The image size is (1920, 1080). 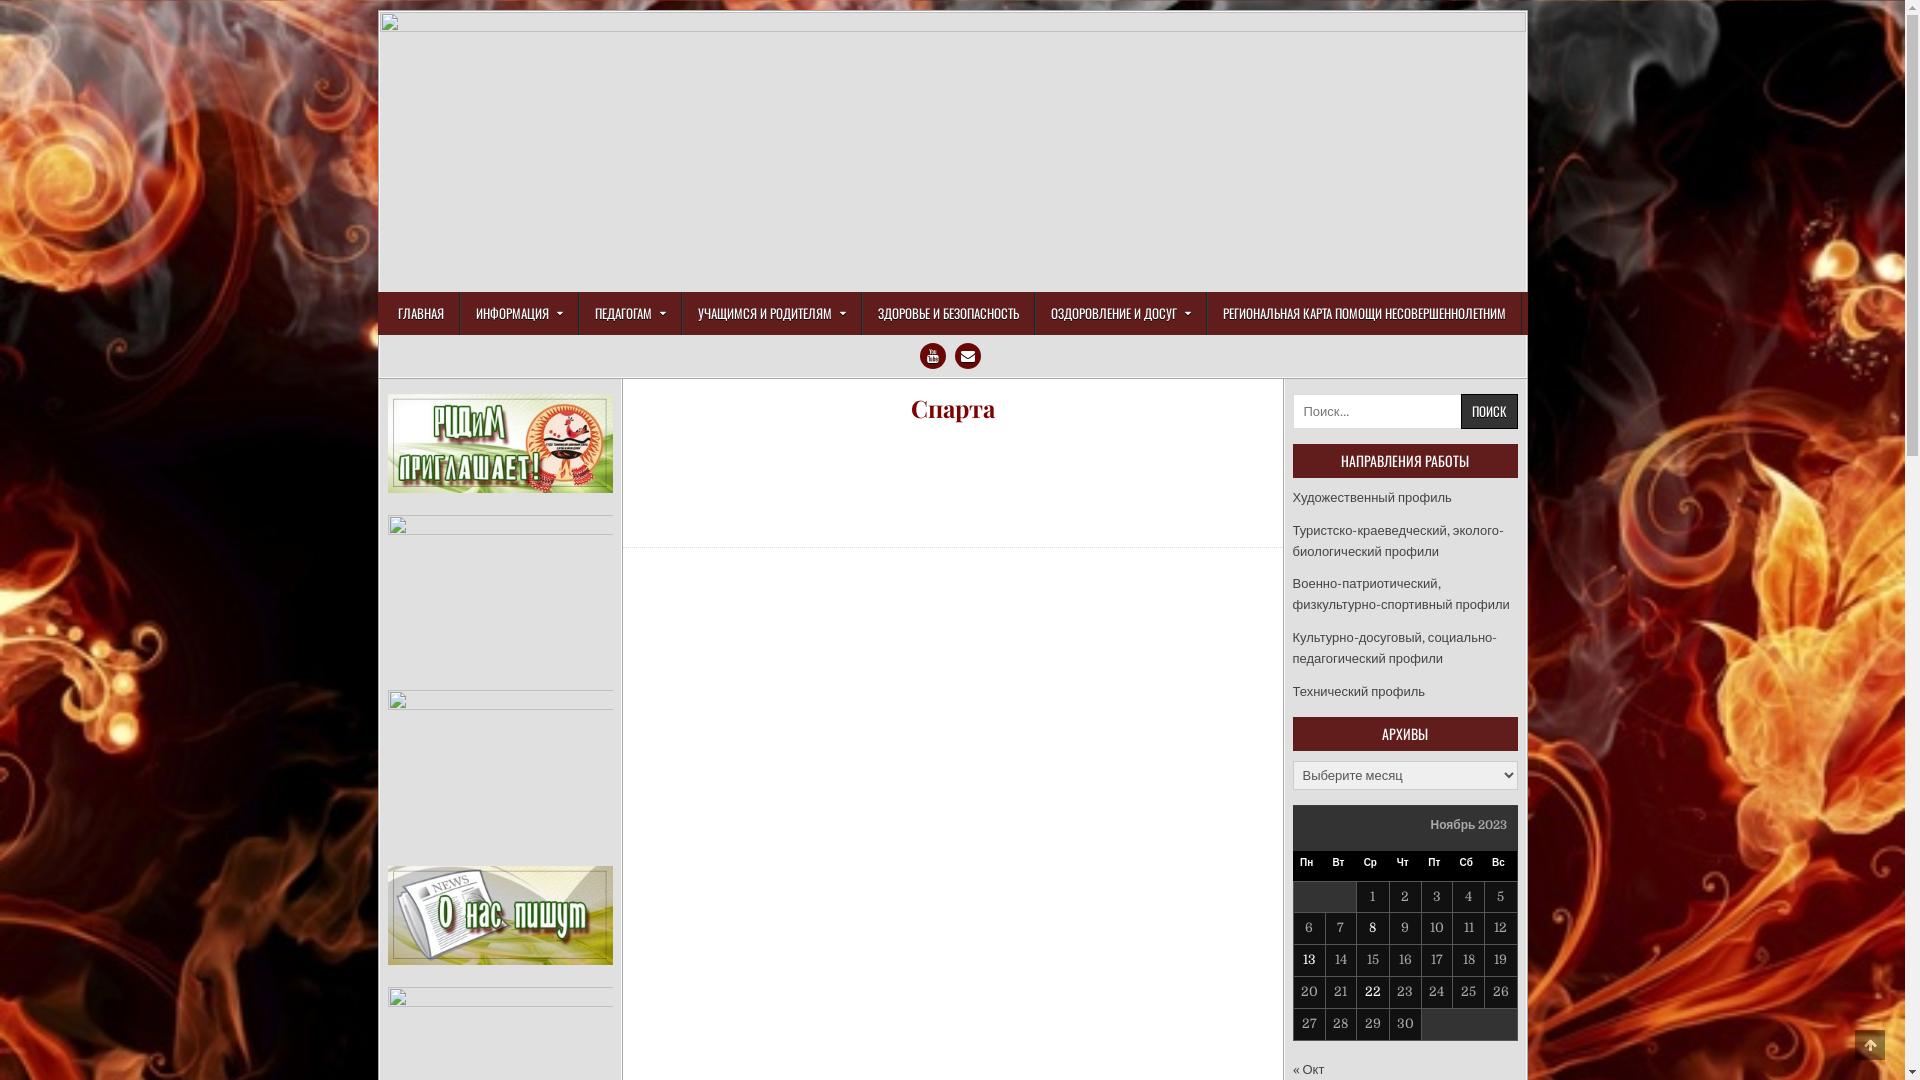 What do you see at coordinates (1371, 991) in the screenshot?
I see `'22'` at bounding box center [1371, 991].